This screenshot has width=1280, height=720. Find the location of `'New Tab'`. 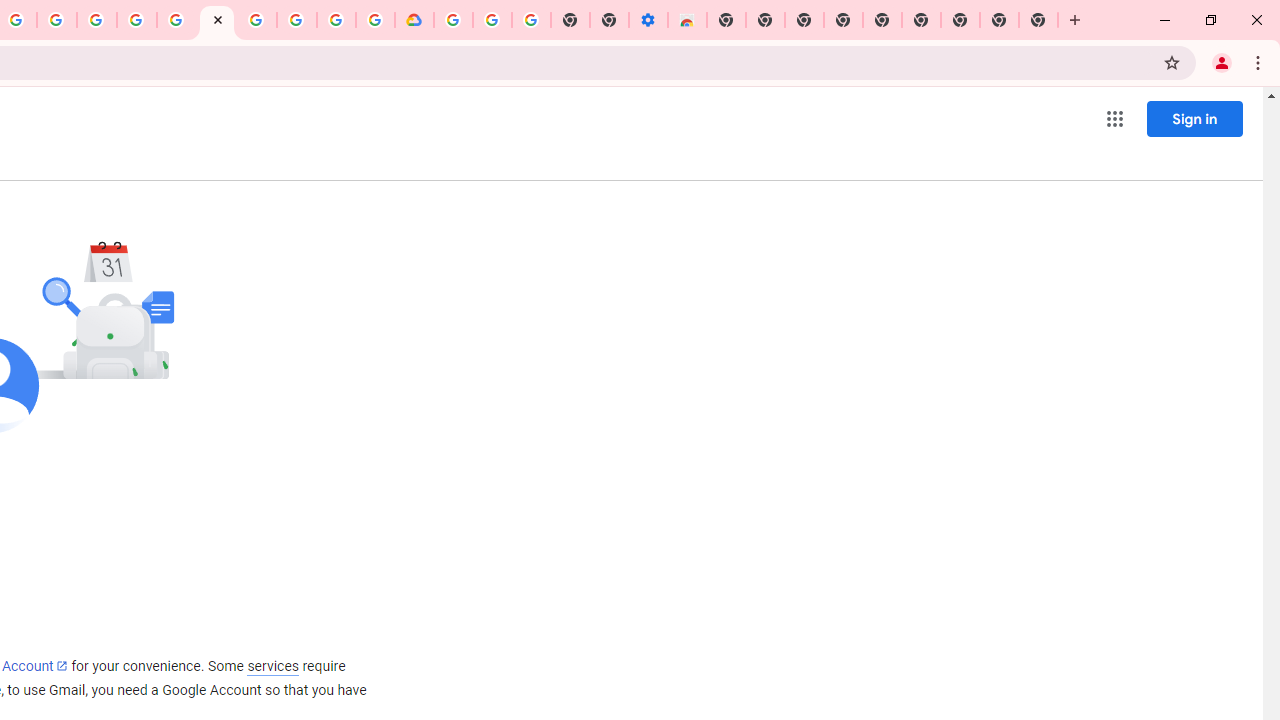

'New Tab' is located at coordinates (1038, 20).